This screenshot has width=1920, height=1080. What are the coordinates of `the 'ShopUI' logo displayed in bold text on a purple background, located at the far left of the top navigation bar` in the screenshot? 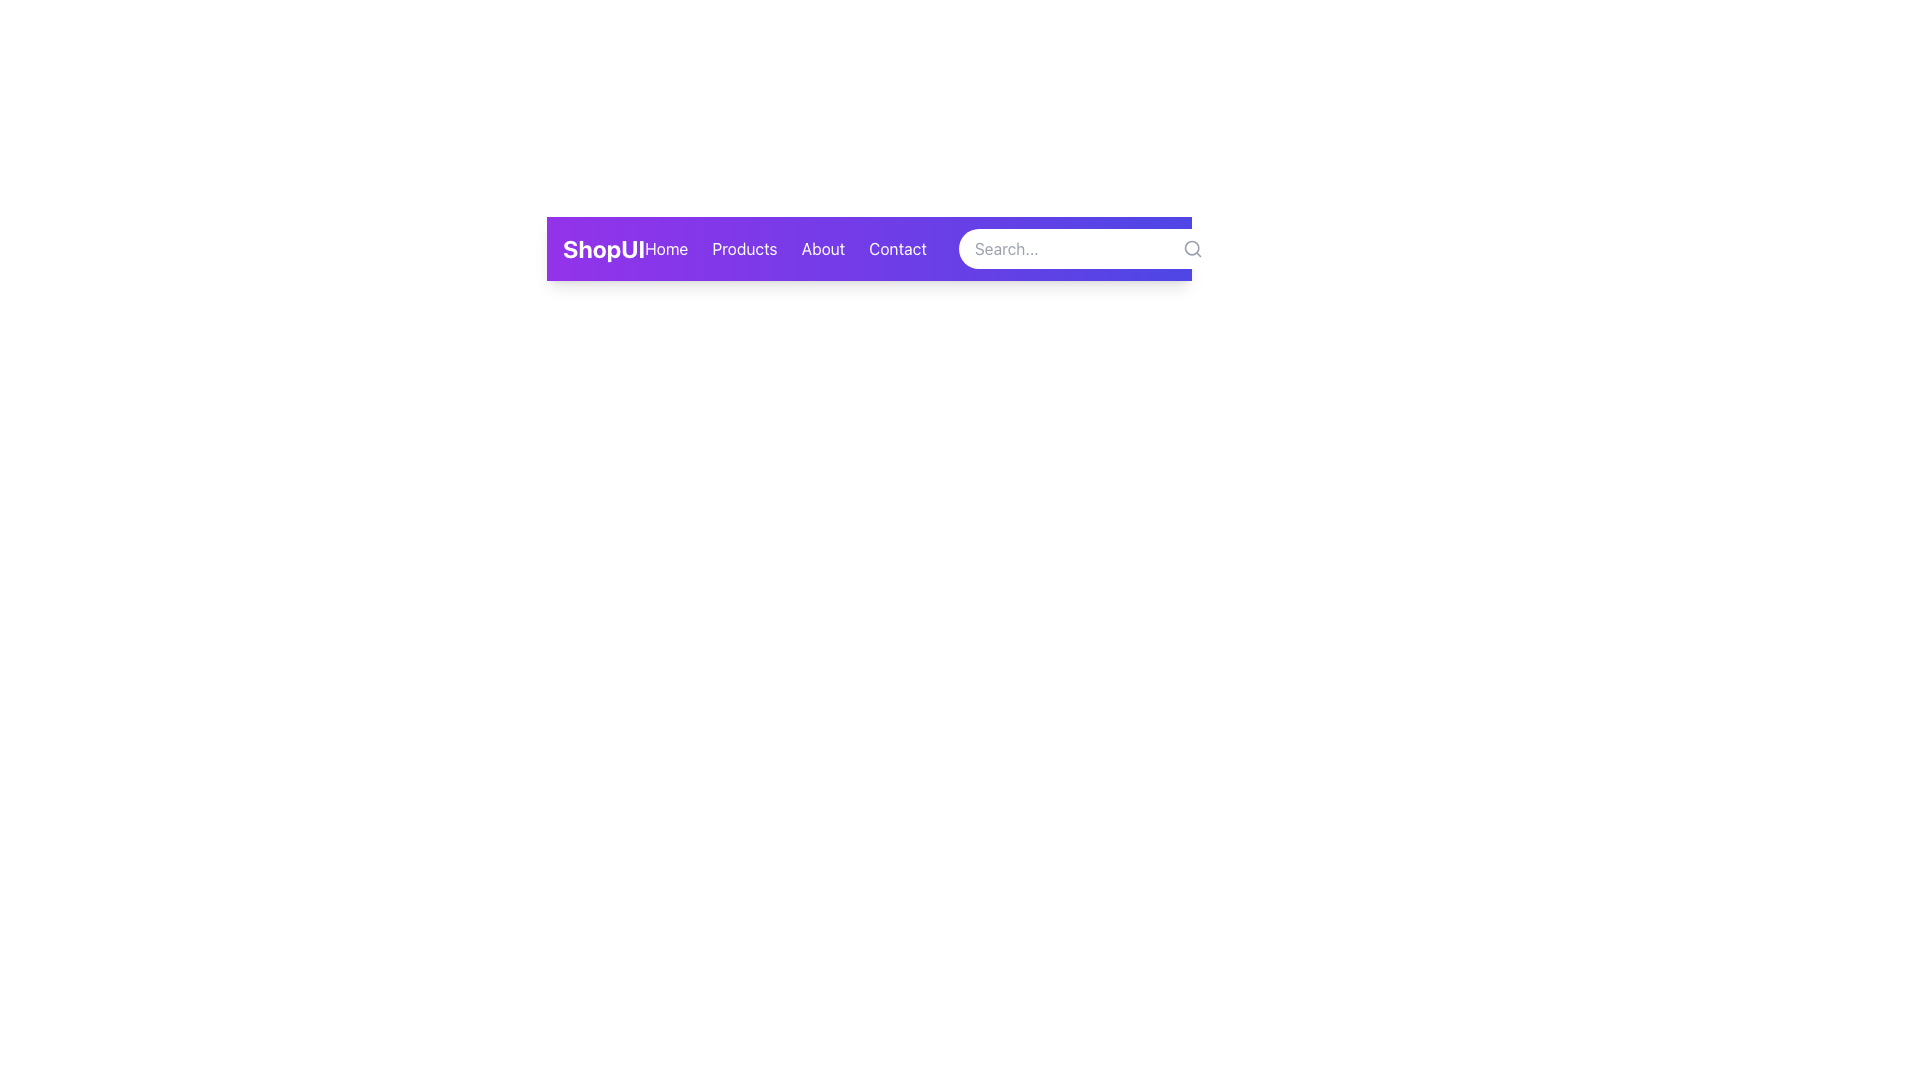 It's located at (603, 248).